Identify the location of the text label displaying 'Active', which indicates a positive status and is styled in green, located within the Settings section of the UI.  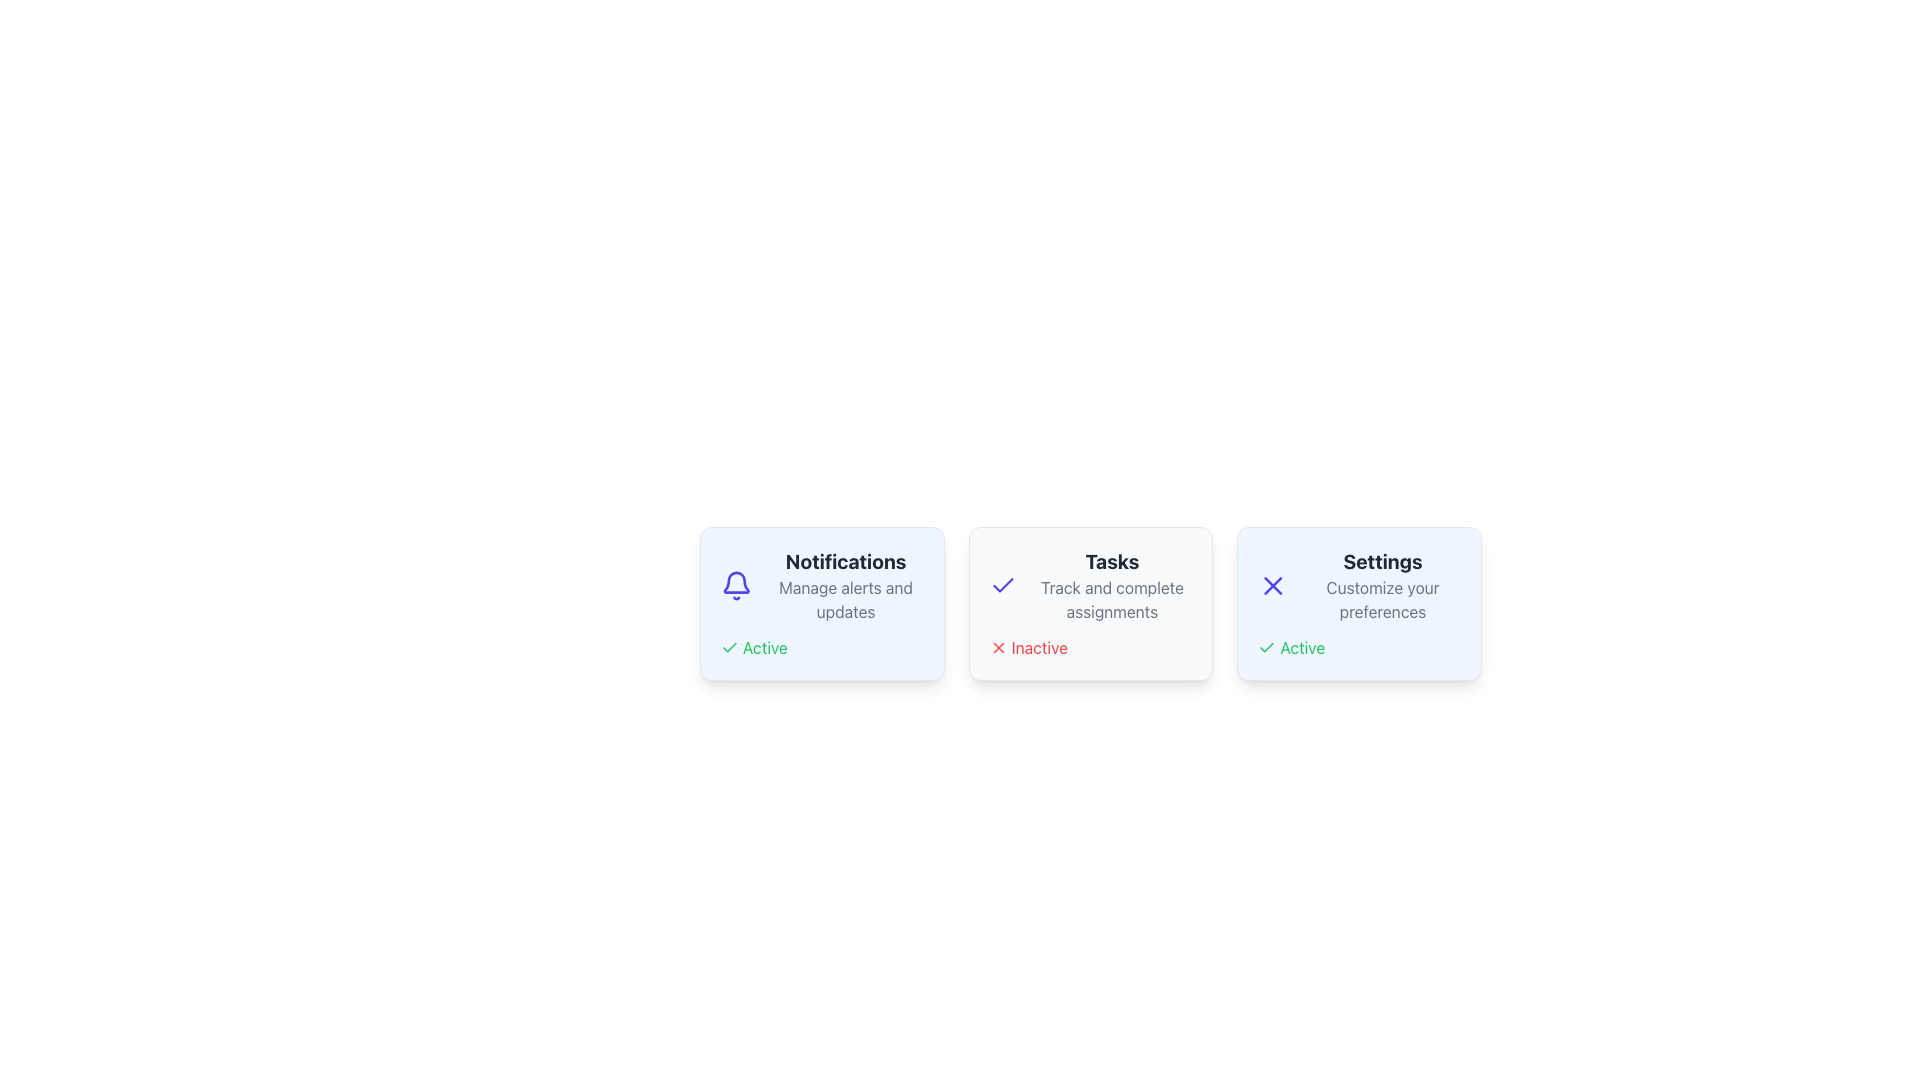
(1302, 648).